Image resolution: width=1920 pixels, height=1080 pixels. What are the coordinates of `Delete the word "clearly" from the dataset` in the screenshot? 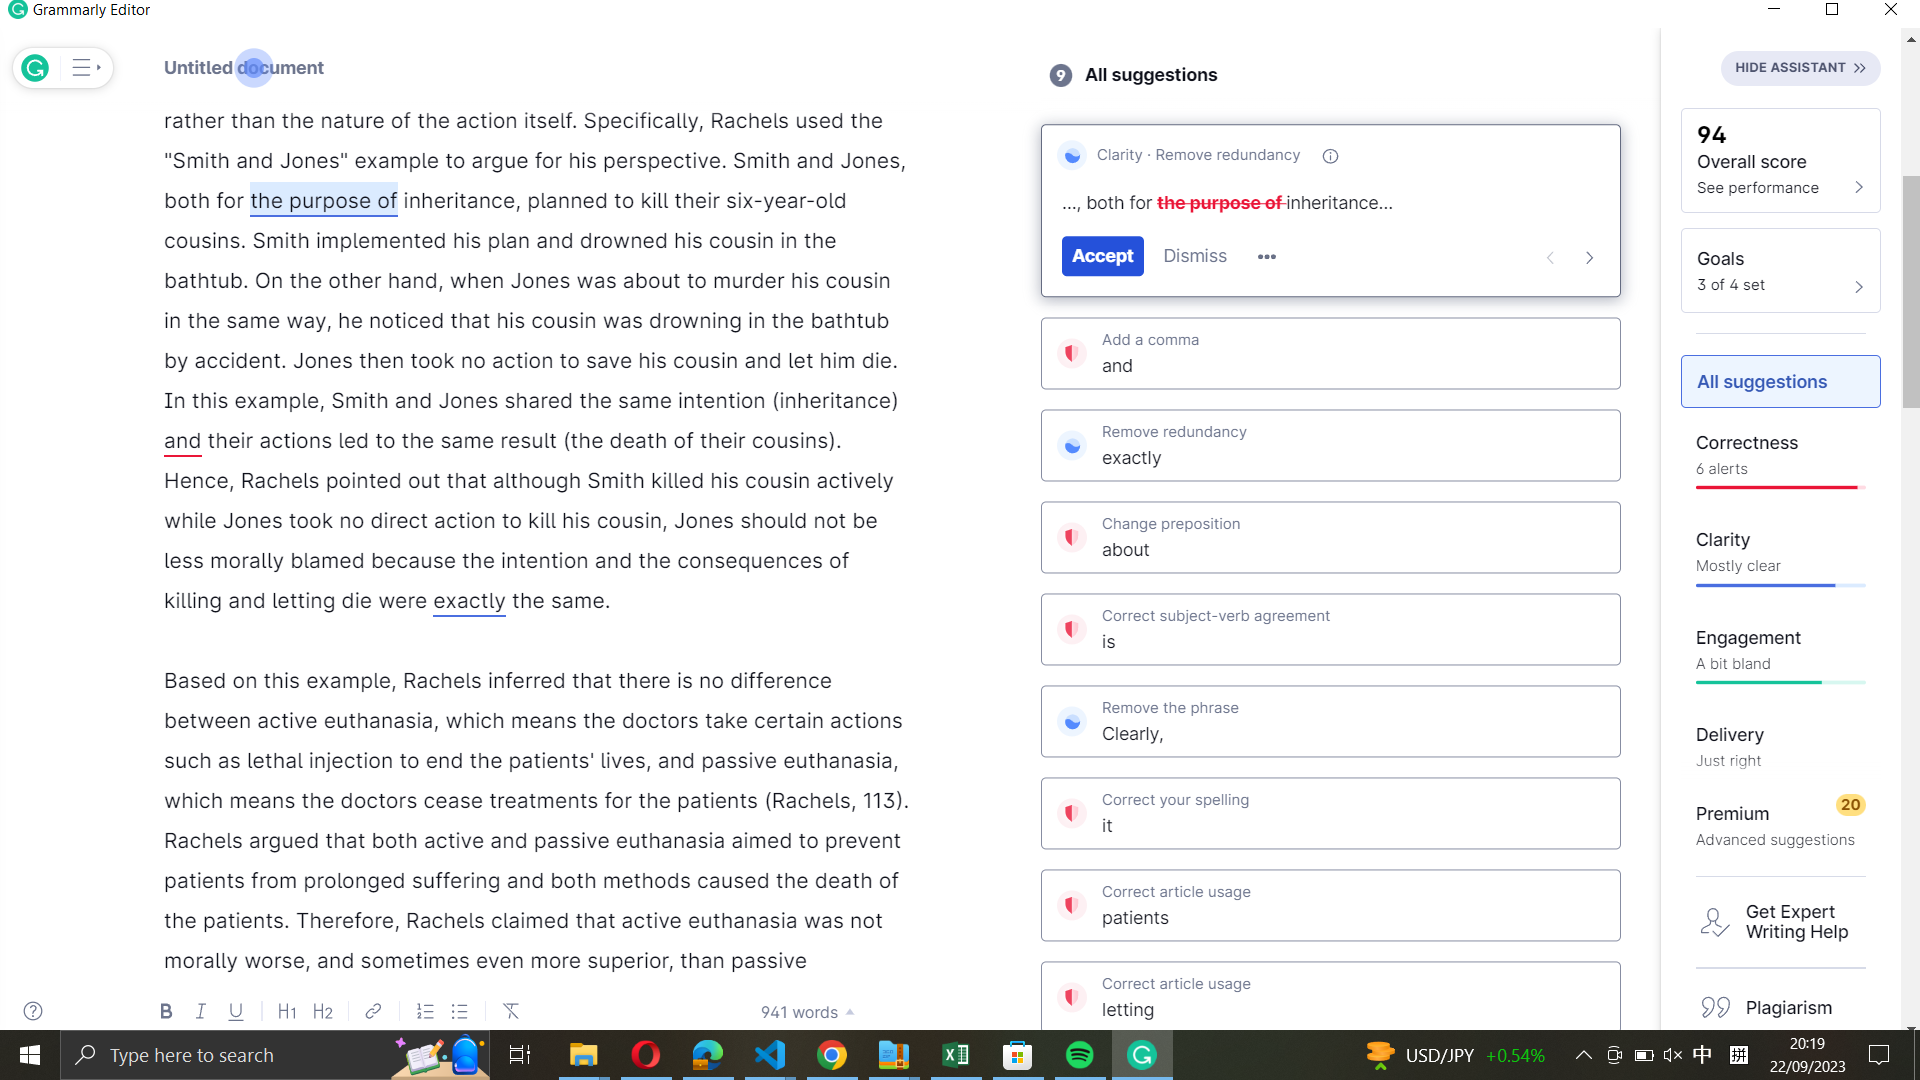 It's located at (1330, 717).